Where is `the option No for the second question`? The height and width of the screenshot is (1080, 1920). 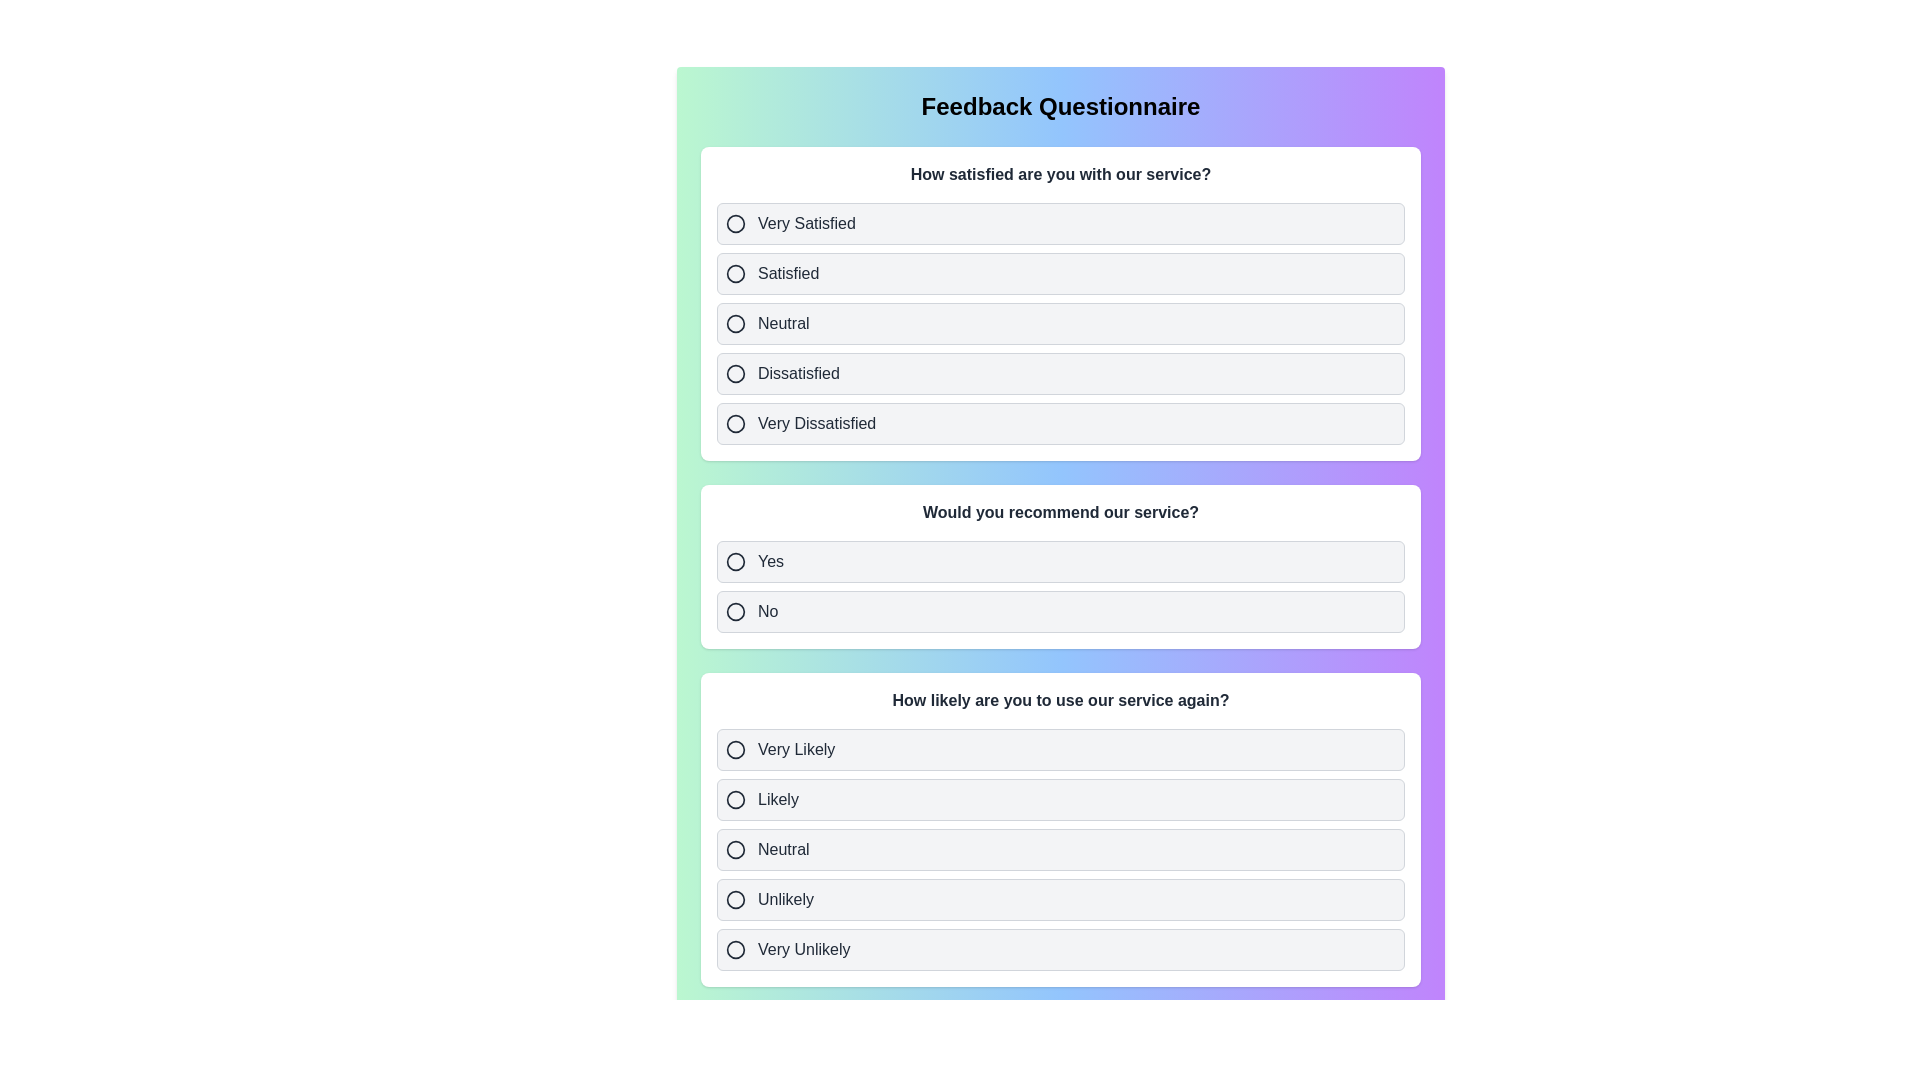 the option No for the second question is located at coordinates (1059, 611).